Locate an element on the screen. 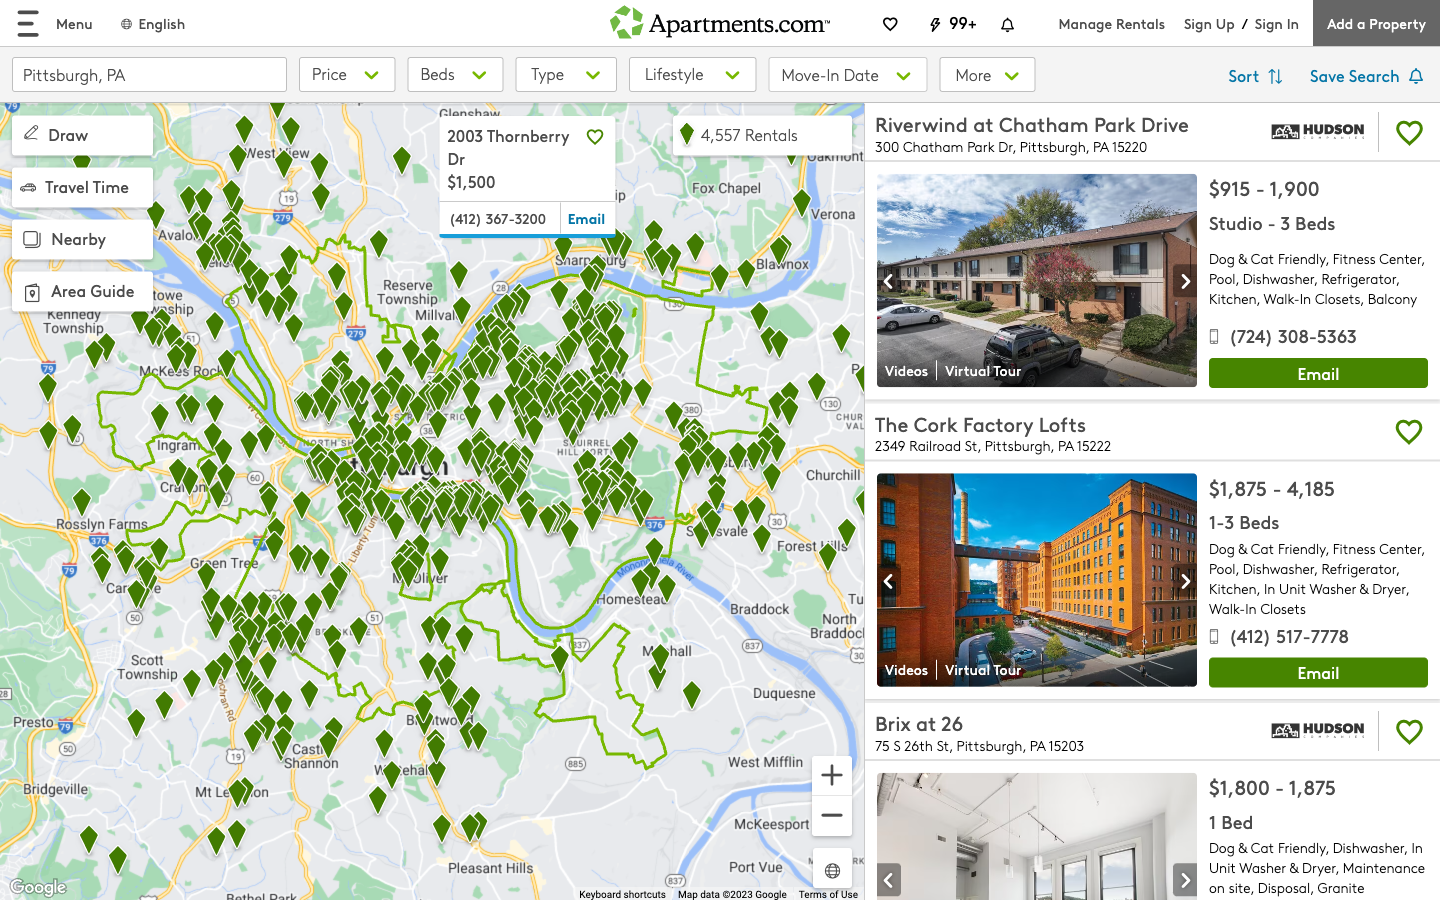 The image size is (1440, 900). sign in is located at coordinates (1276, 22).